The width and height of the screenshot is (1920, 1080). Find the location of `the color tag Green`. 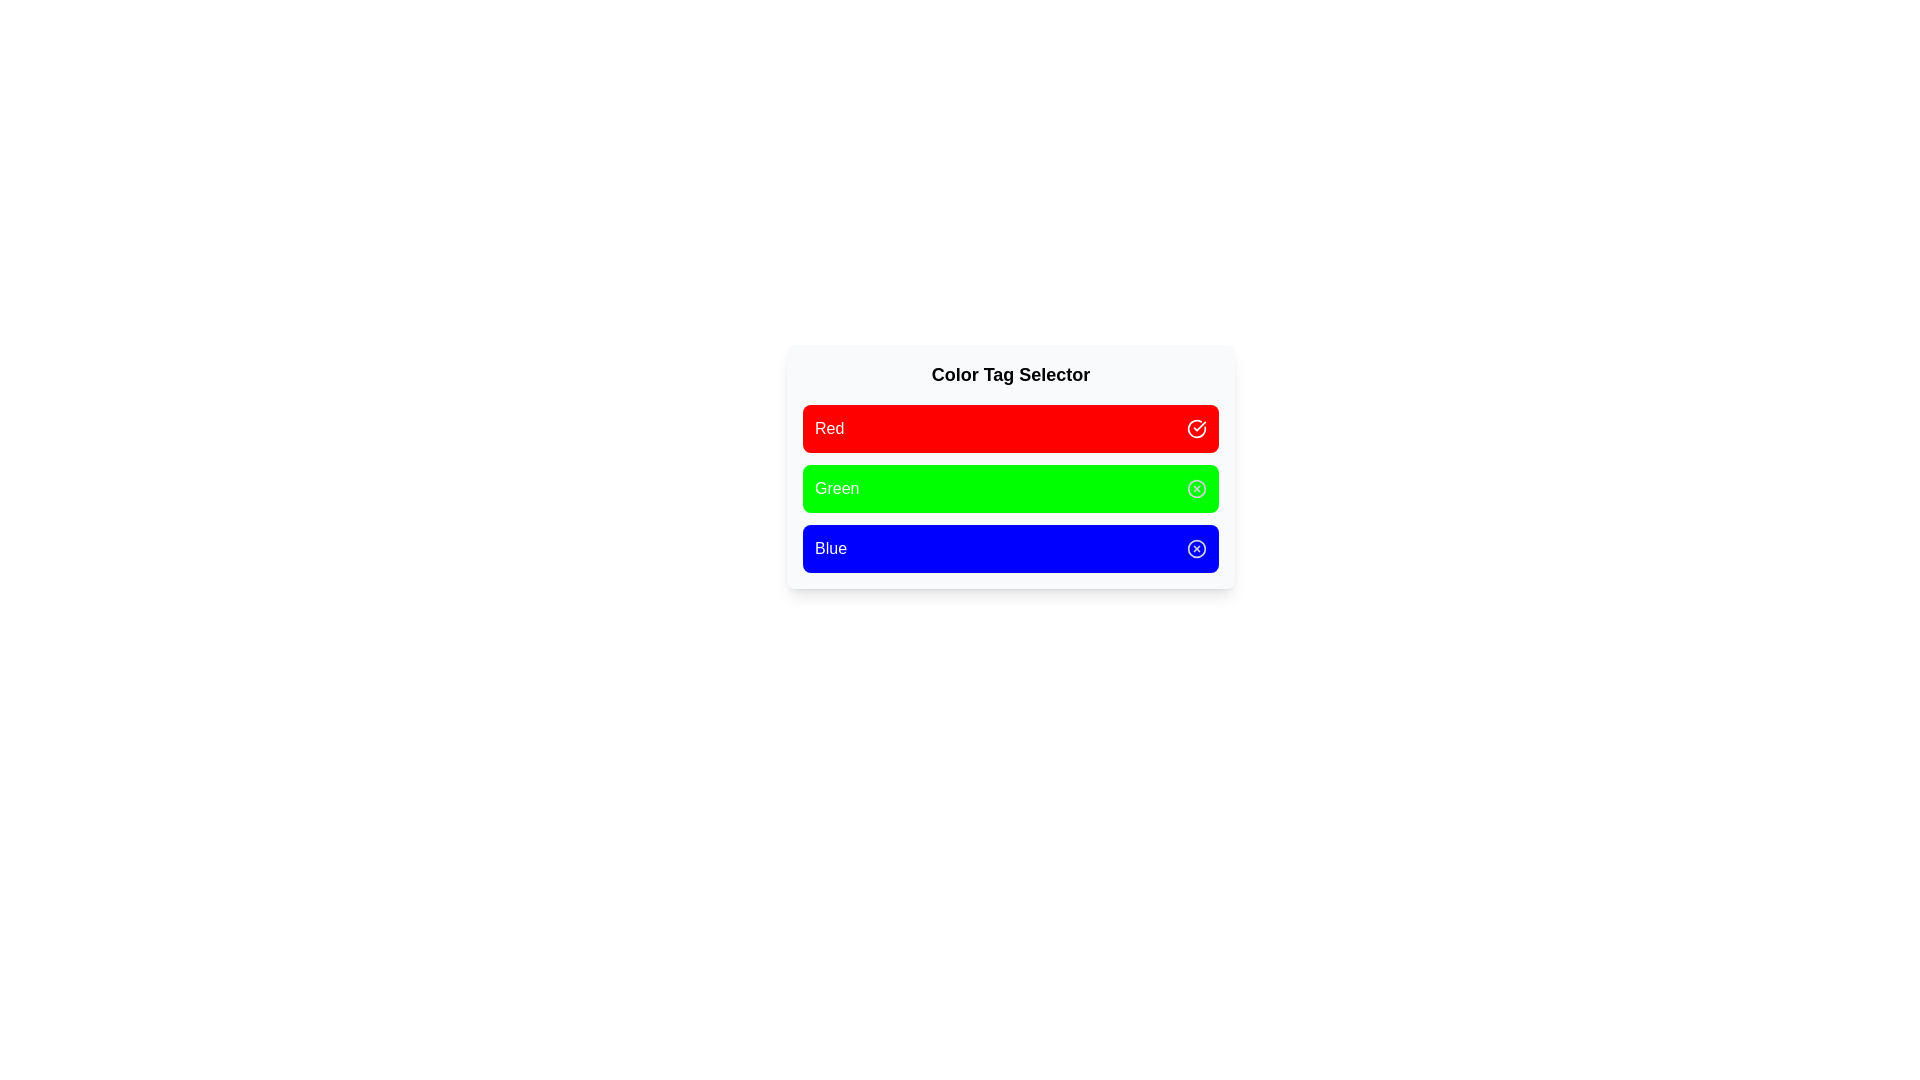

the color tag Green is located at coordinates (1011, 489).